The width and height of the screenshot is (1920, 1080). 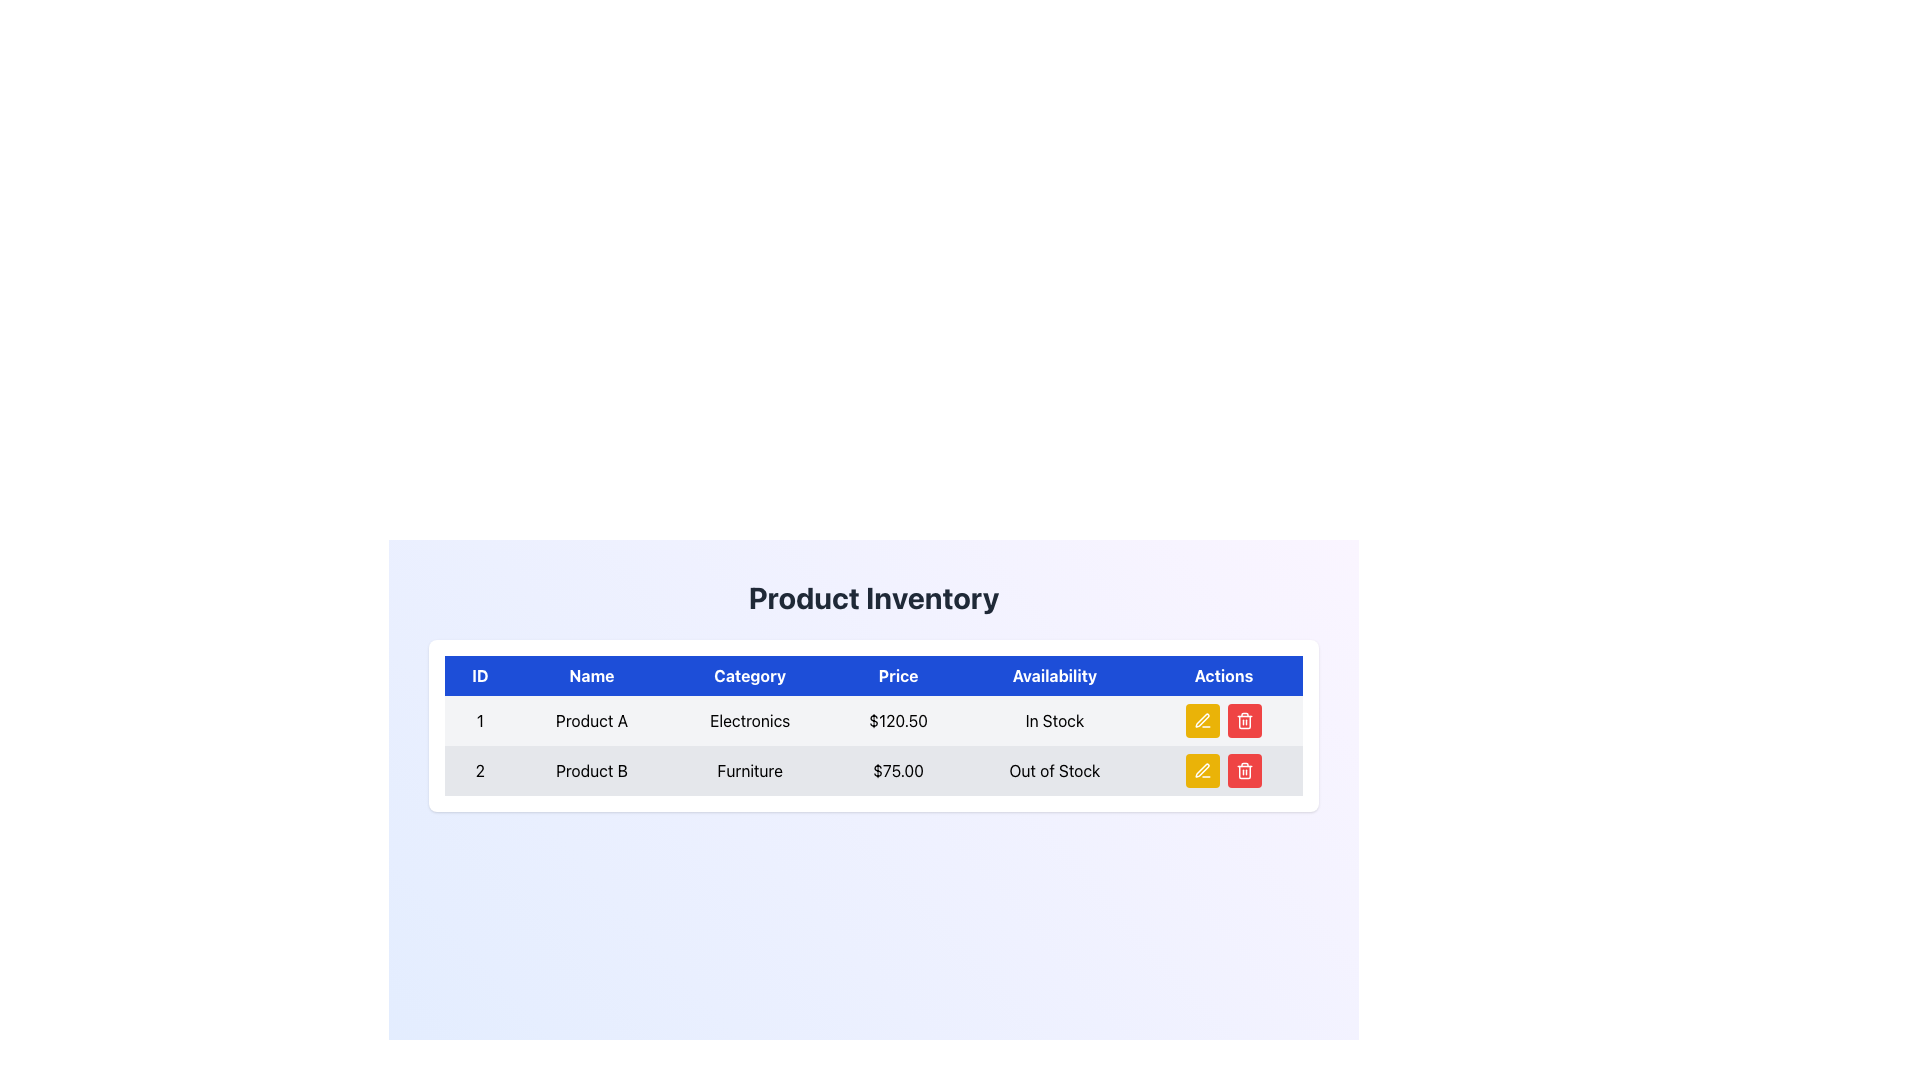 What do you see at coordinates (897, 675) in the screenshot?
I see `the 'Price' static text header, which is a rectangular button-like component with a blue background and white bold text, located in a horizontal row of six items` at bounding box center [897, 675].